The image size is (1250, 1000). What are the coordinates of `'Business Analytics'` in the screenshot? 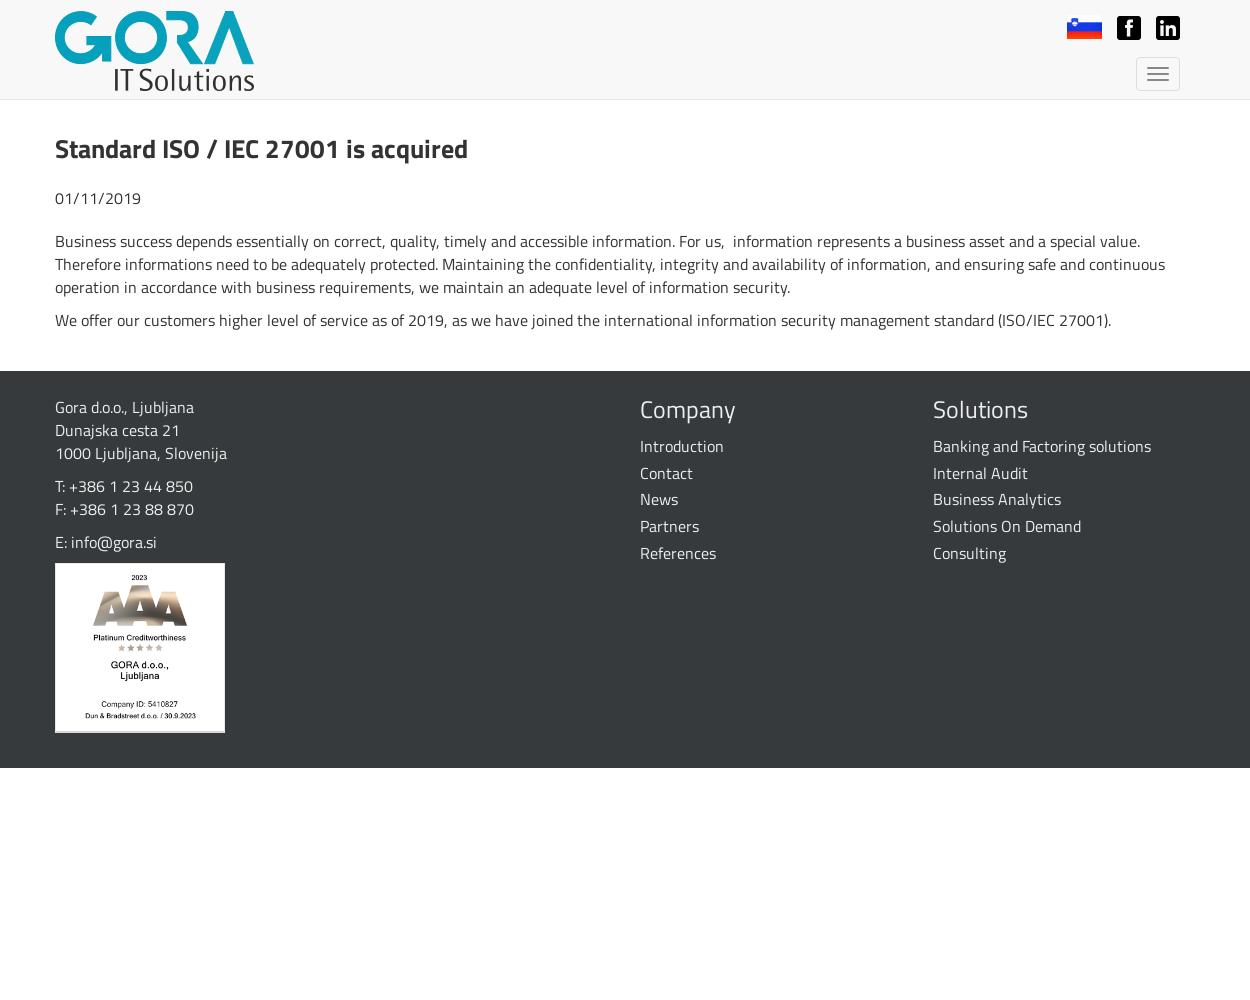 It's located at (994, 498).